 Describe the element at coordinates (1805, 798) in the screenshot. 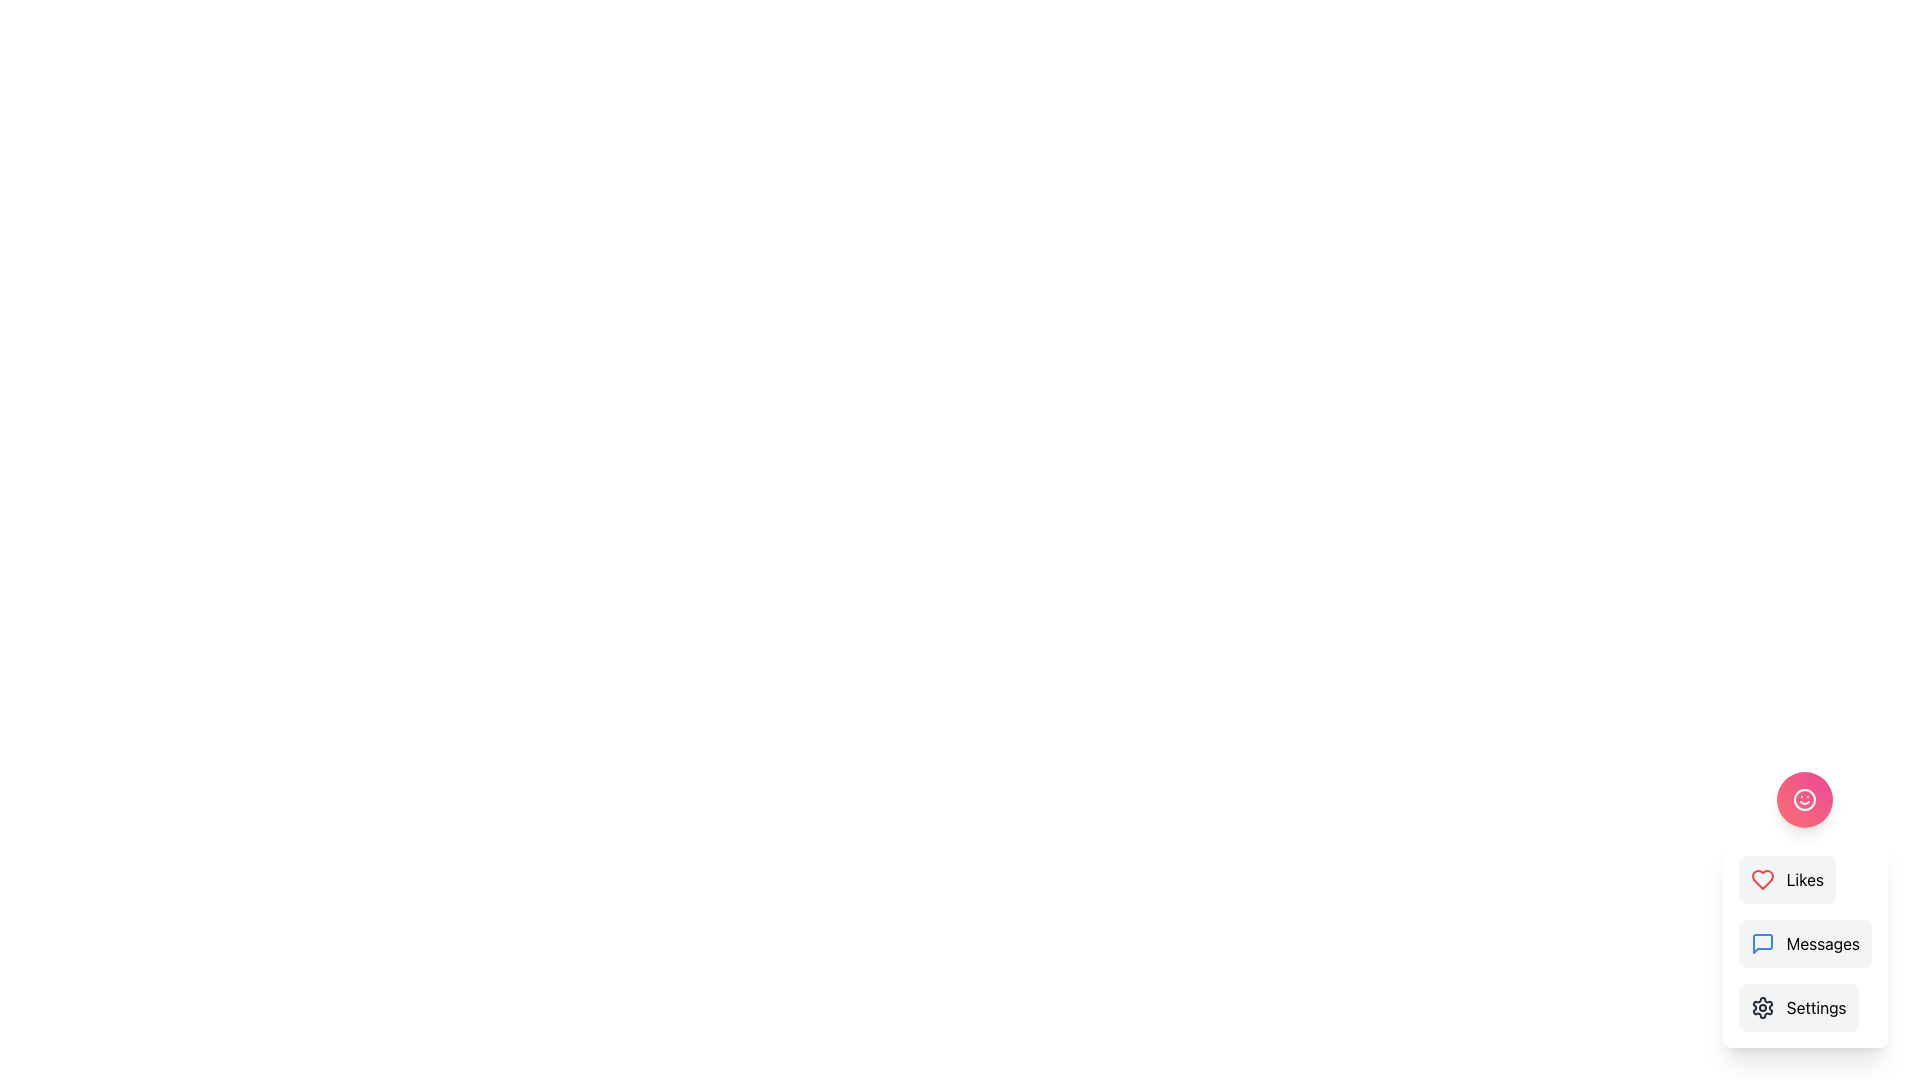

I see `the circular outline that serves as a decorative component of the smiley icon located in the bottom-right corner of the interface` at that location.